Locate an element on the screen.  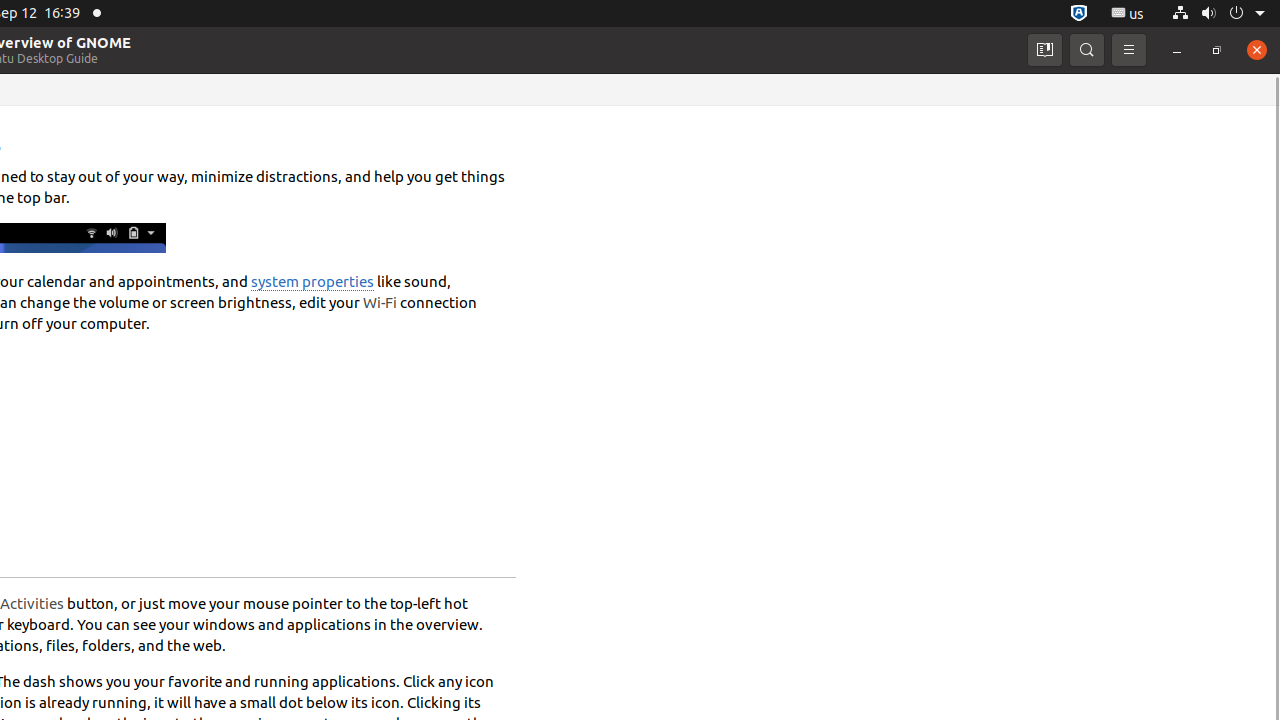
'Minimize' is located at coordinates (1176, 48).